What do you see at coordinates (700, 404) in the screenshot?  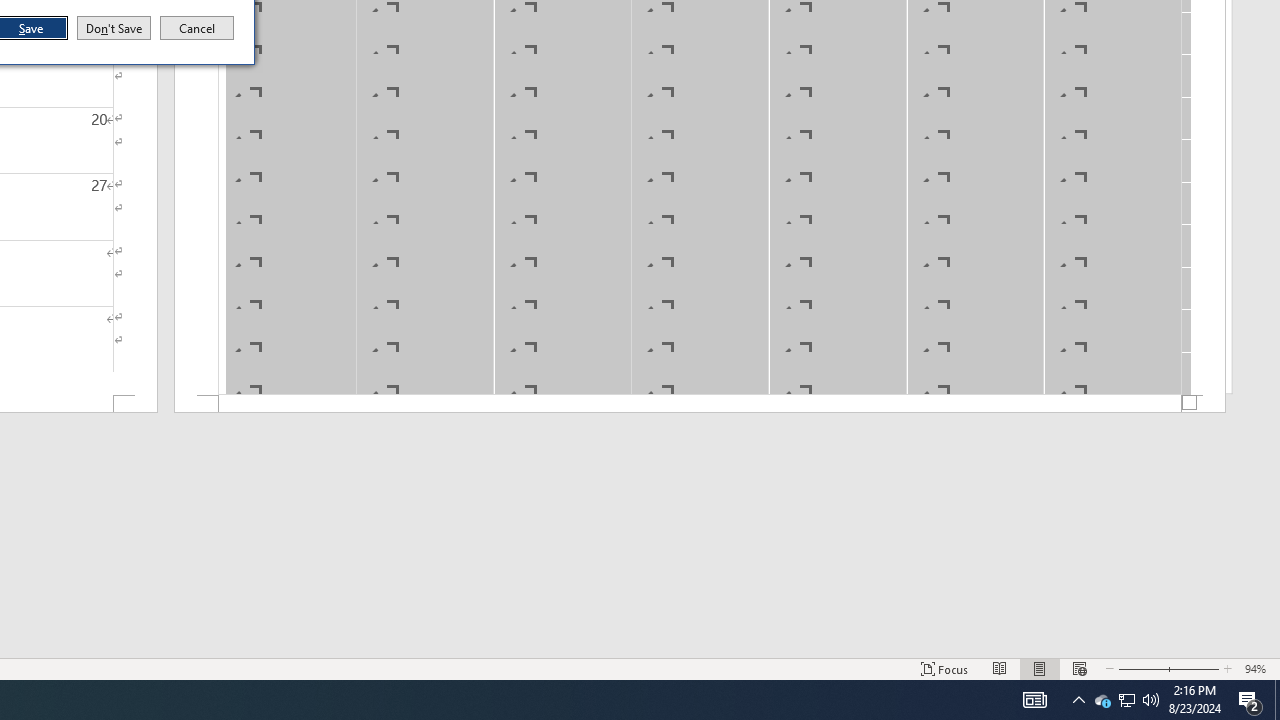 I see `'Footer -Section 1-'` at bounding box center [700, 404].